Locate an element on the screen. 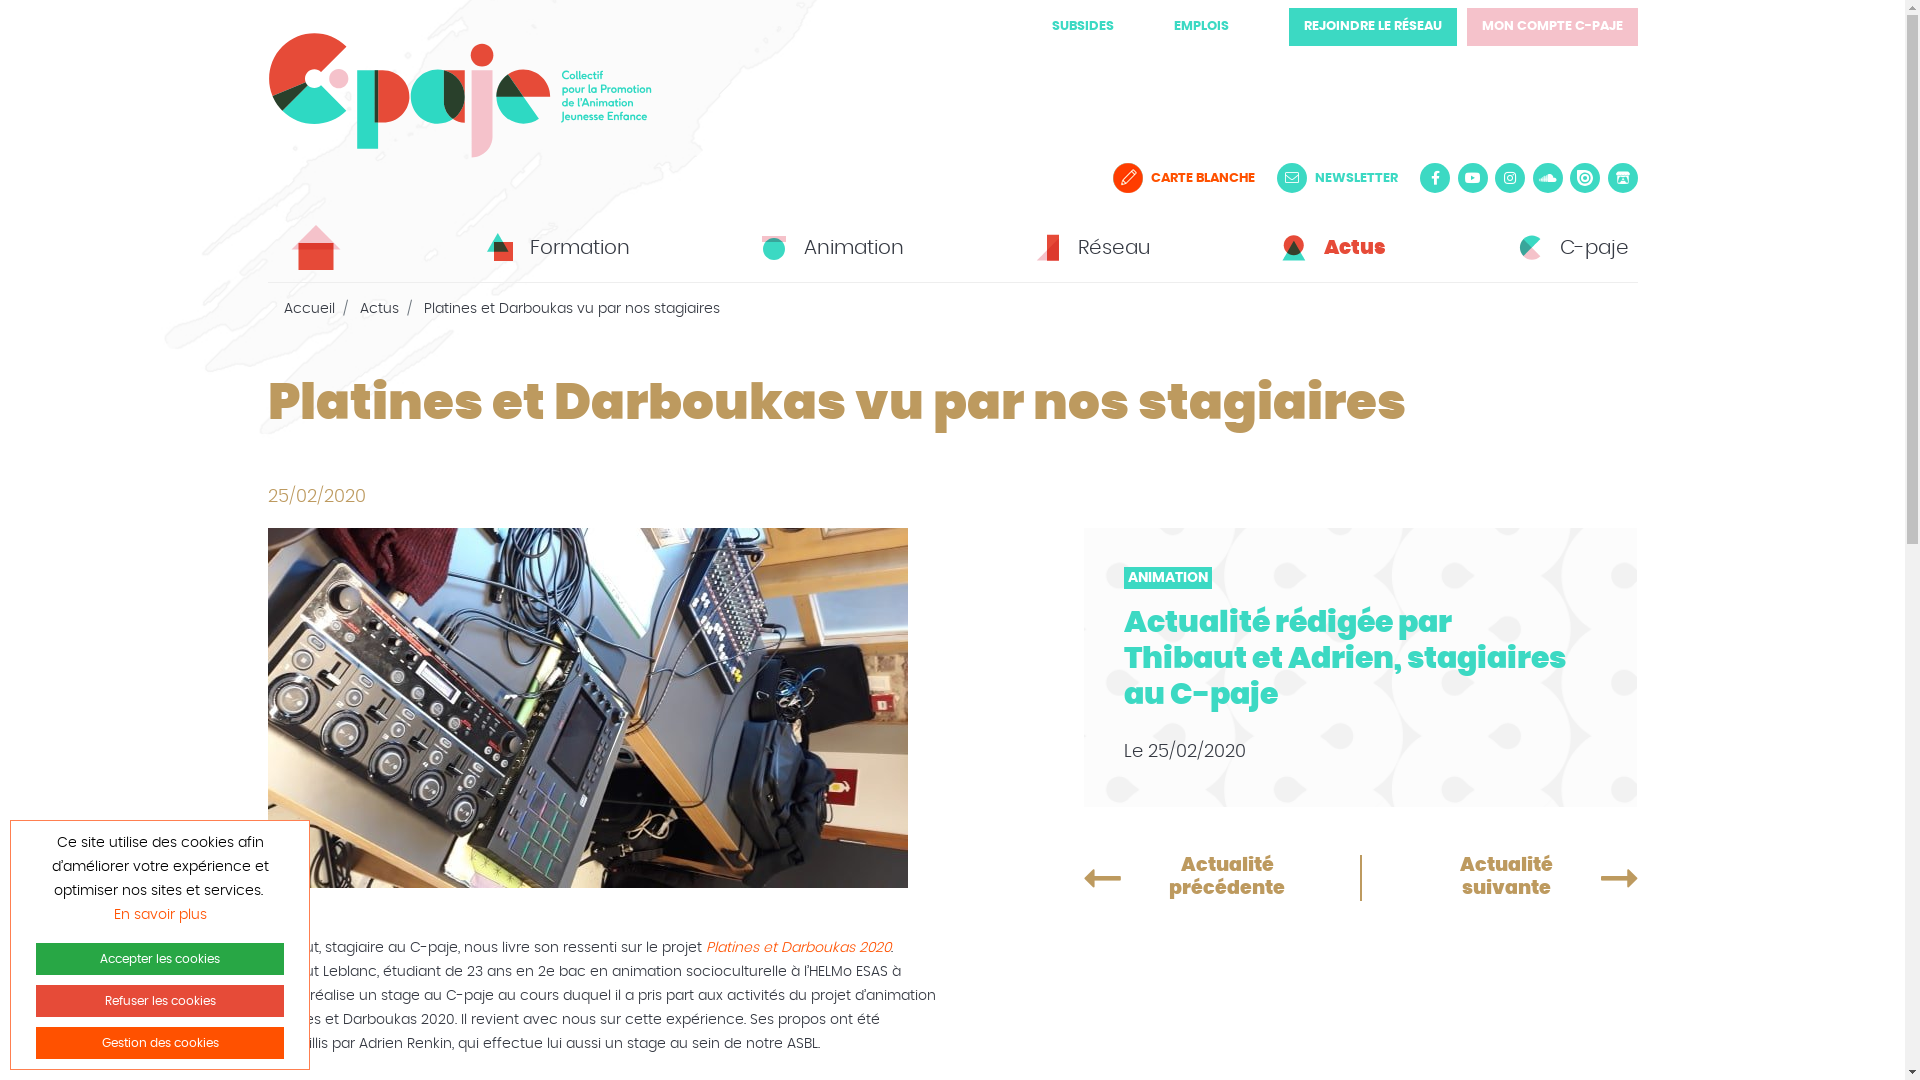  'Formation' is located at coordinates (555, 246).